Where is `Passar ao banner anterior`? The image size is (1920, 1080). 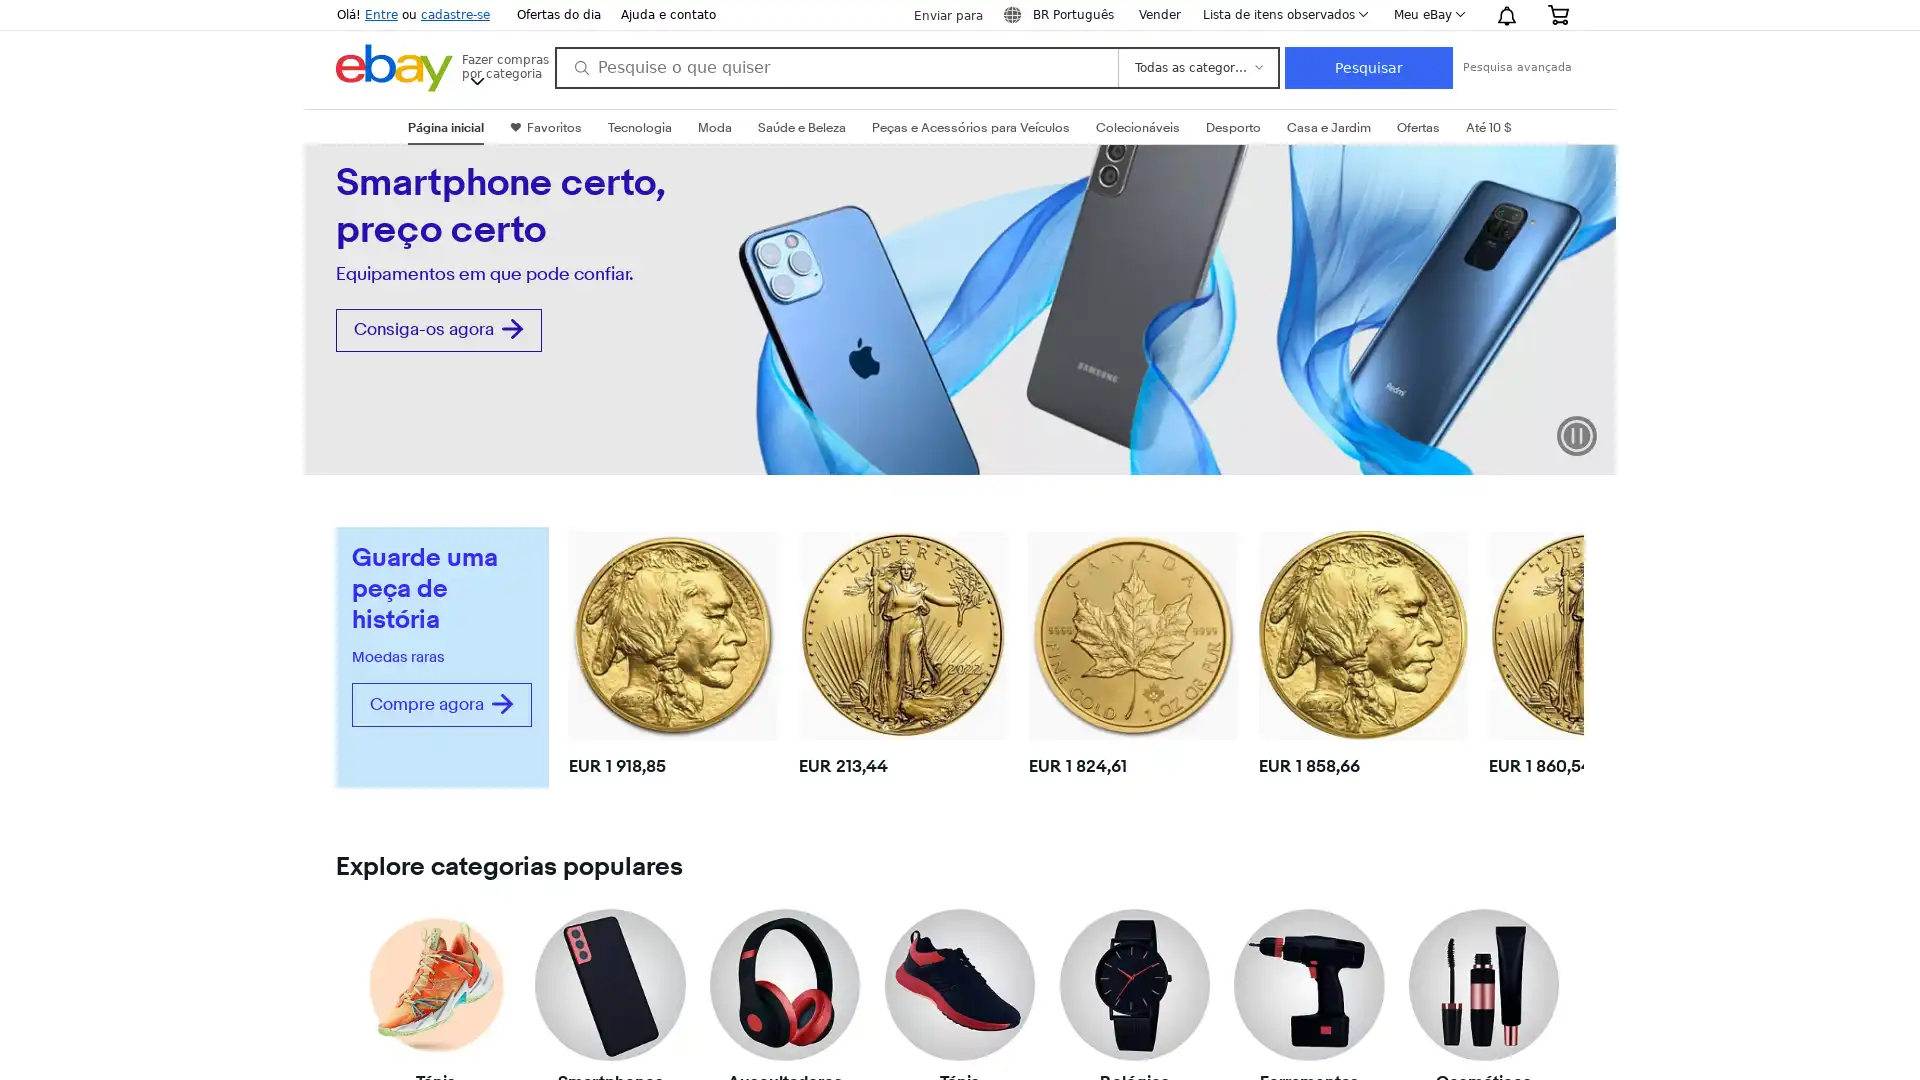
Passar ao banner anterior is located at coordinates (320, 316).